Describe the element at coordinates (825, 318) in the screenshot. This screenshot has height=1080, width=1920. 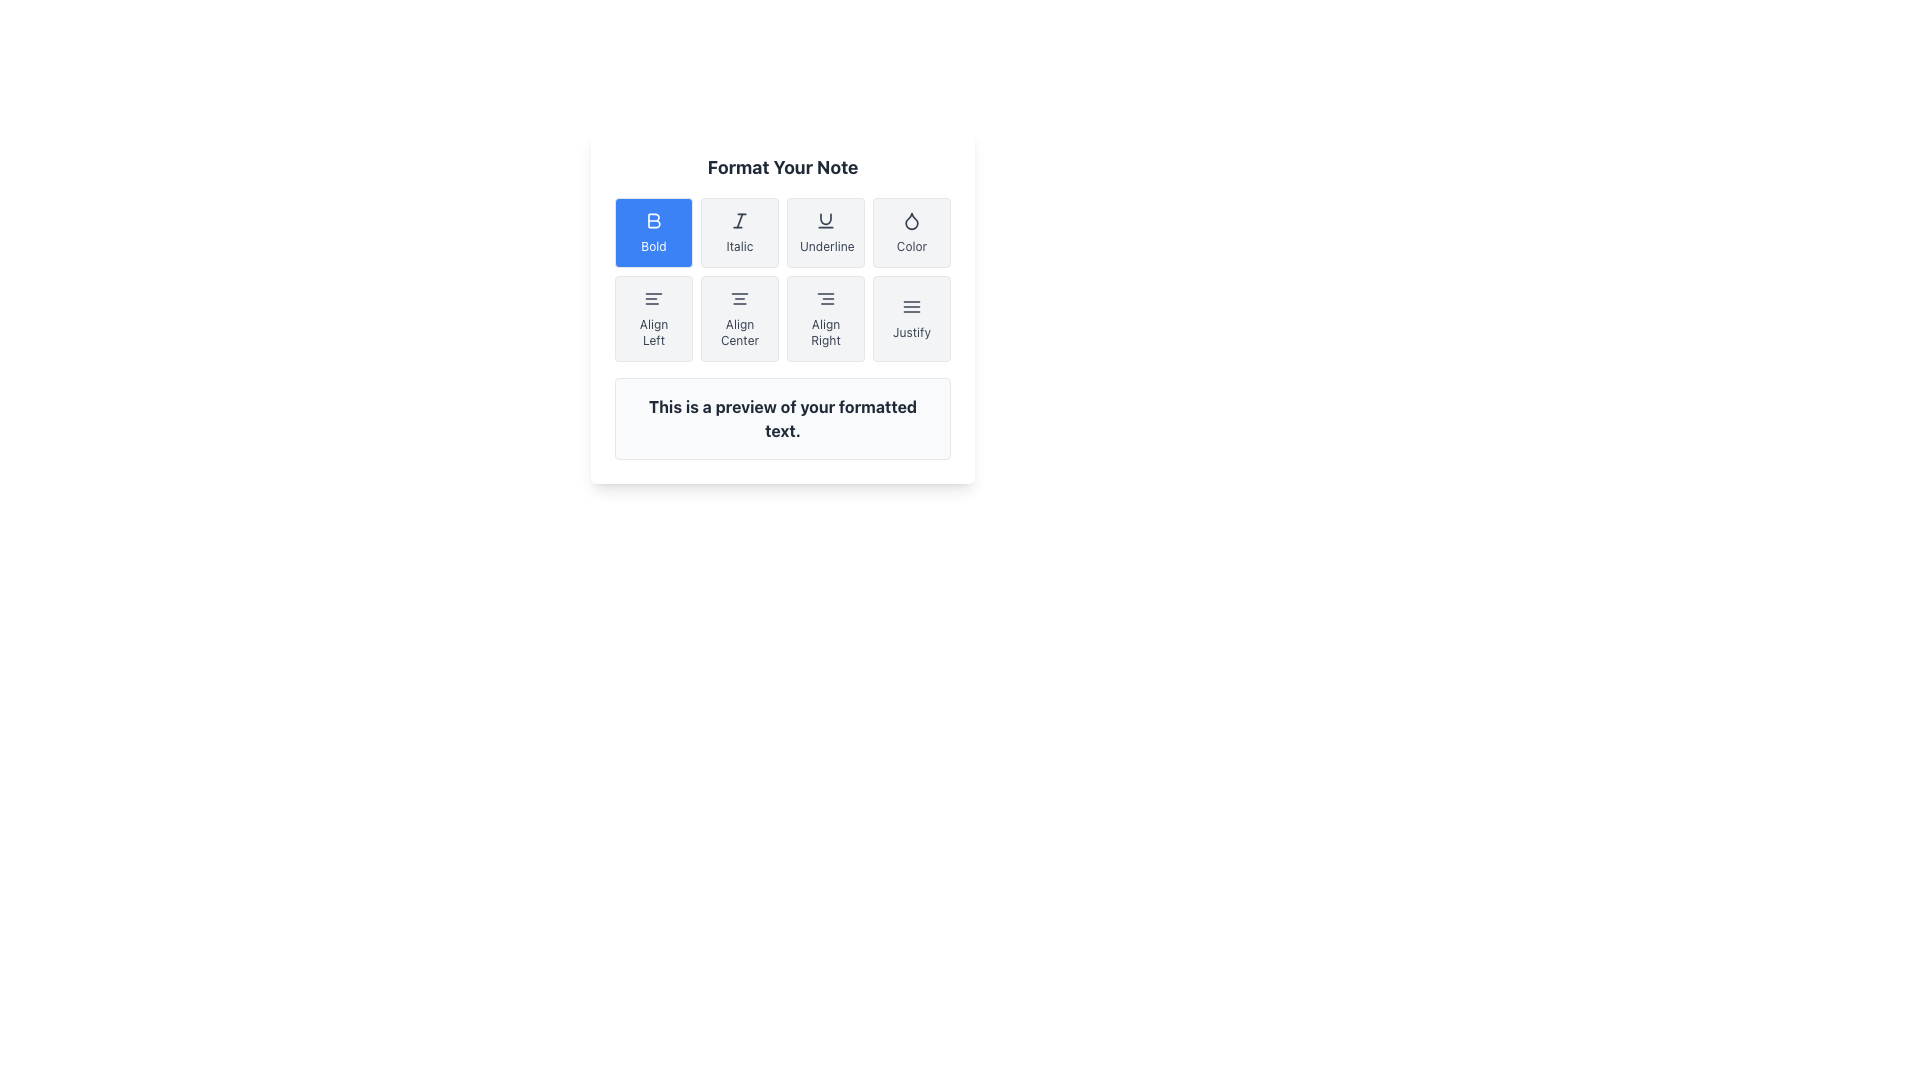
I see `the 'Align Right' button, which is a rectangular button with a light gray background, rounded corners, and an icon of horizontal lines` at that location.